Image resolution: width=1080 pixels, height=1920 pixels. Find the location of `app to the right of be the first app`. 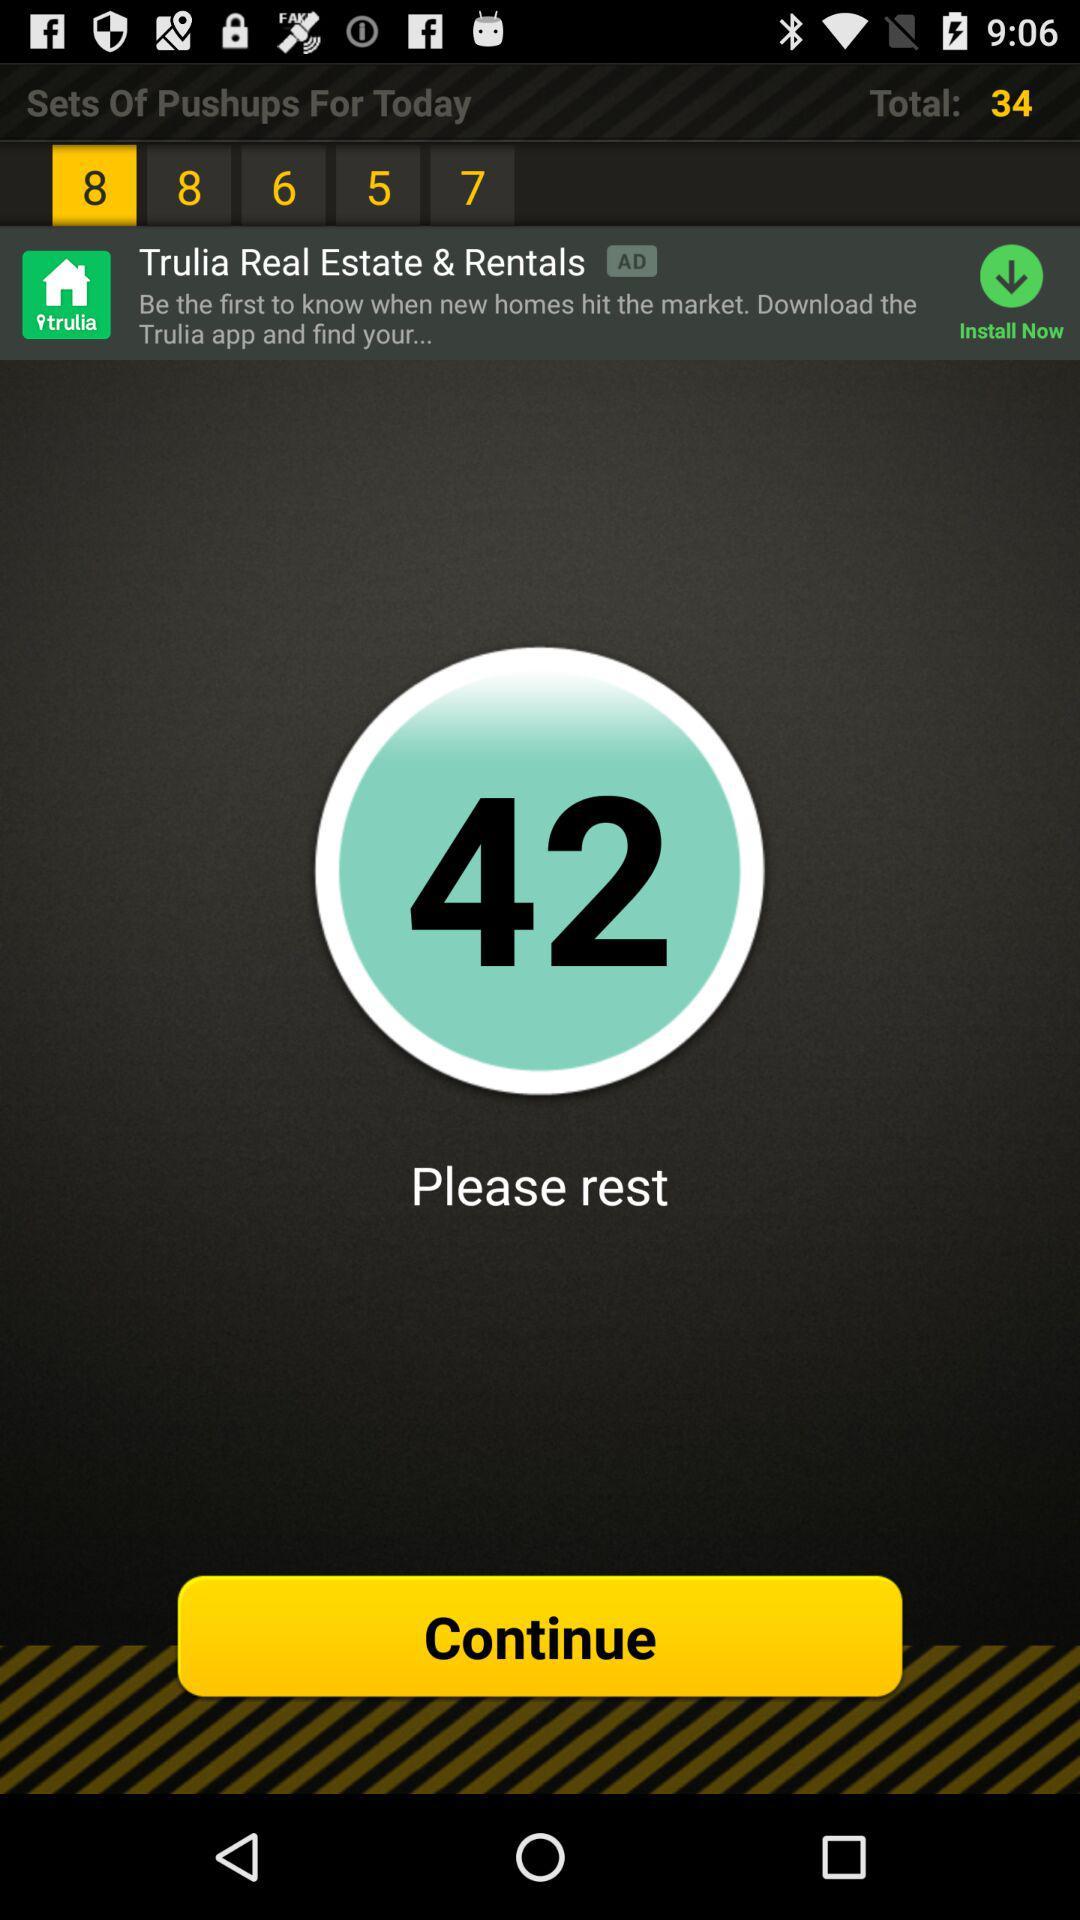

app to the right of be the first app is located at coordinates (1019, 293).